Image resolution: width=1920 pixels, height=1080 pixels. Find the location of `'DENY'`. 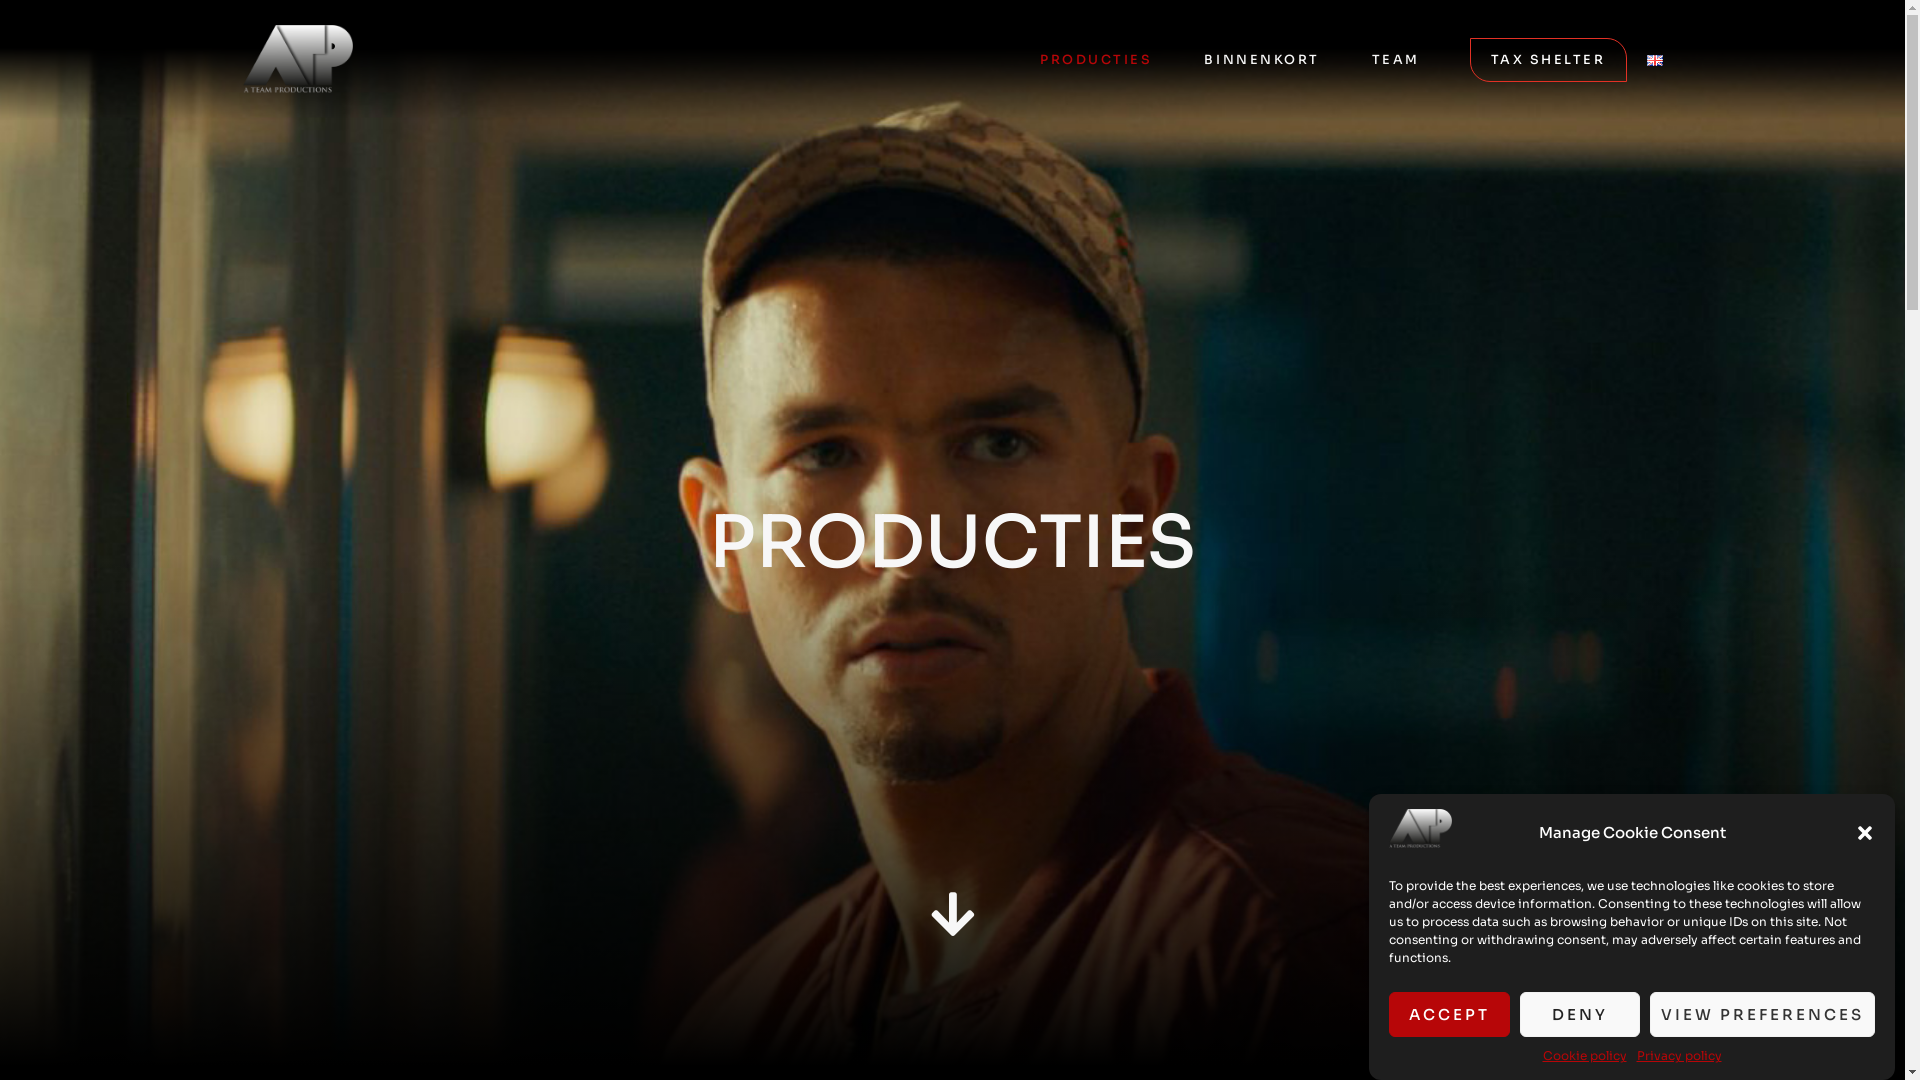

'DENY' is located at coordinates (1579, 1014).